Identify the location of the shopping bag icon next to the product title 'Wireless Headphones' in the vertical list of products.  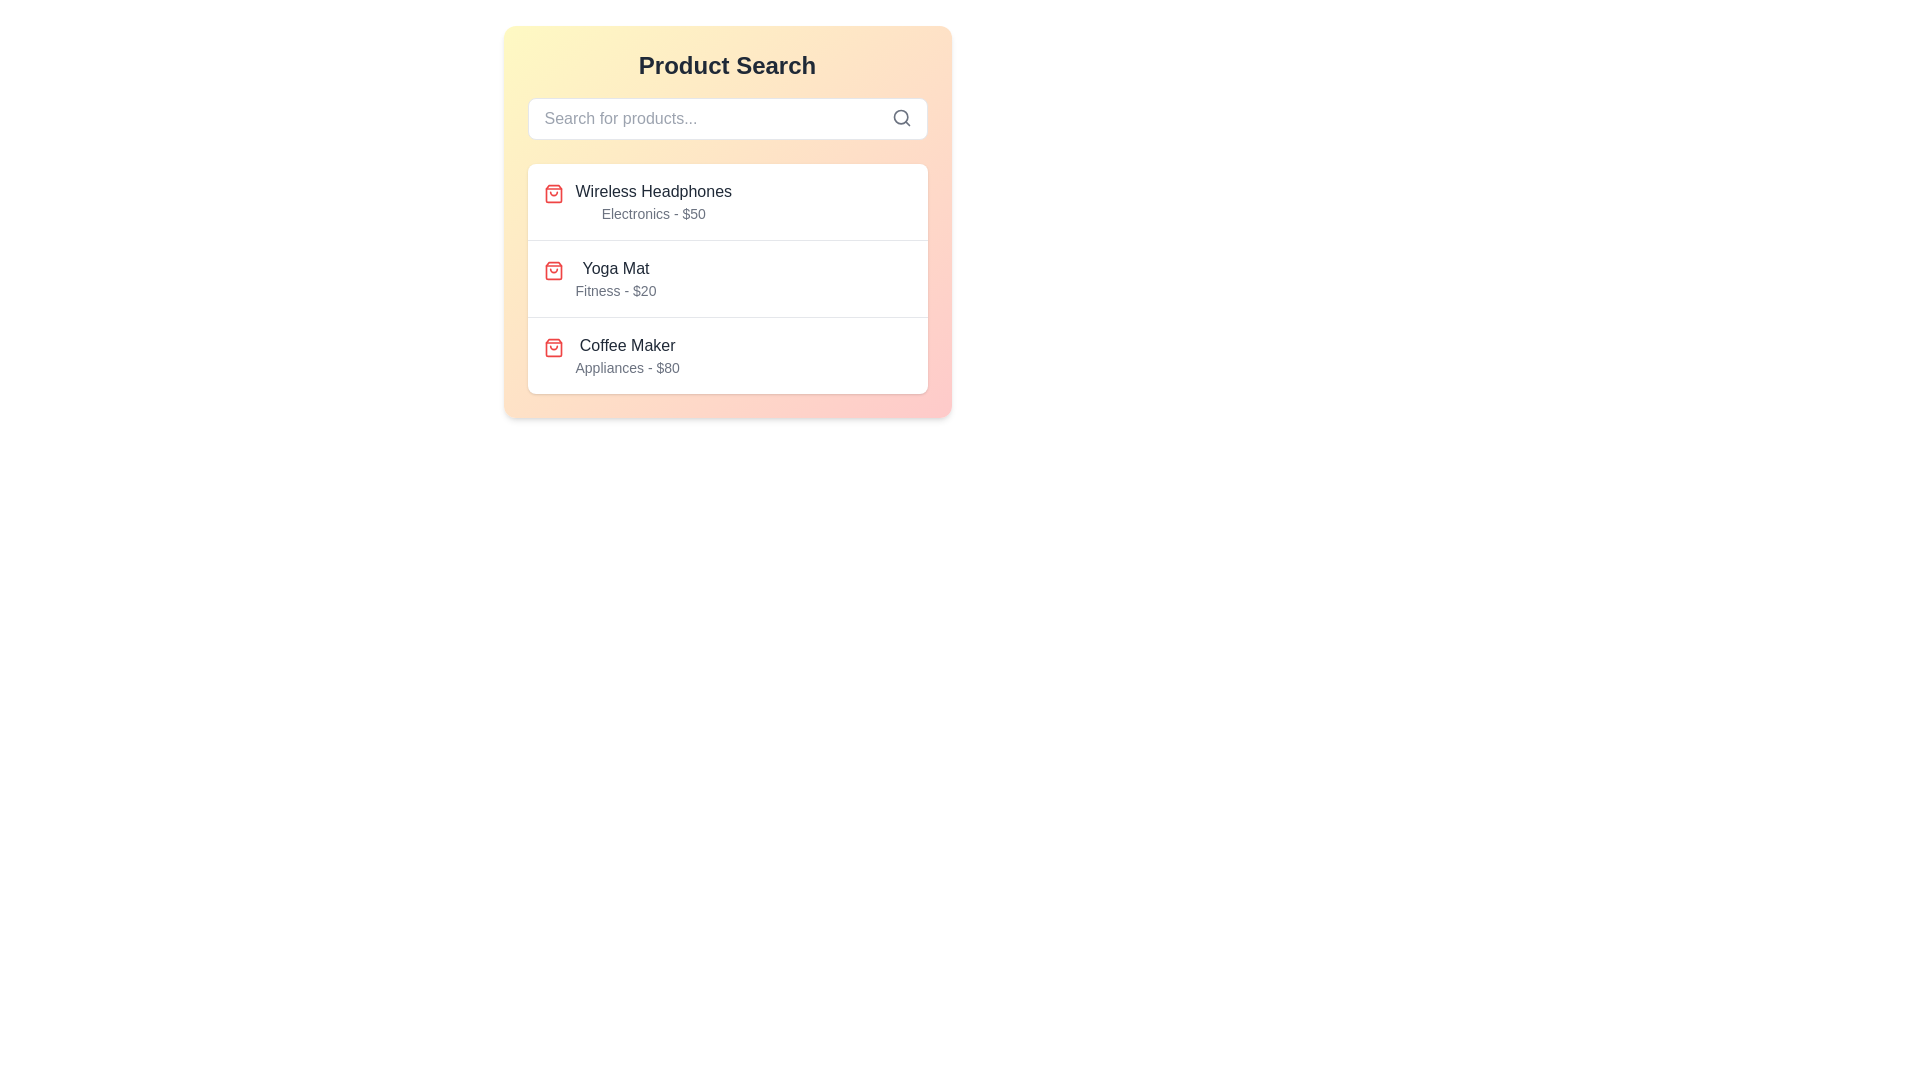
(553, 193).